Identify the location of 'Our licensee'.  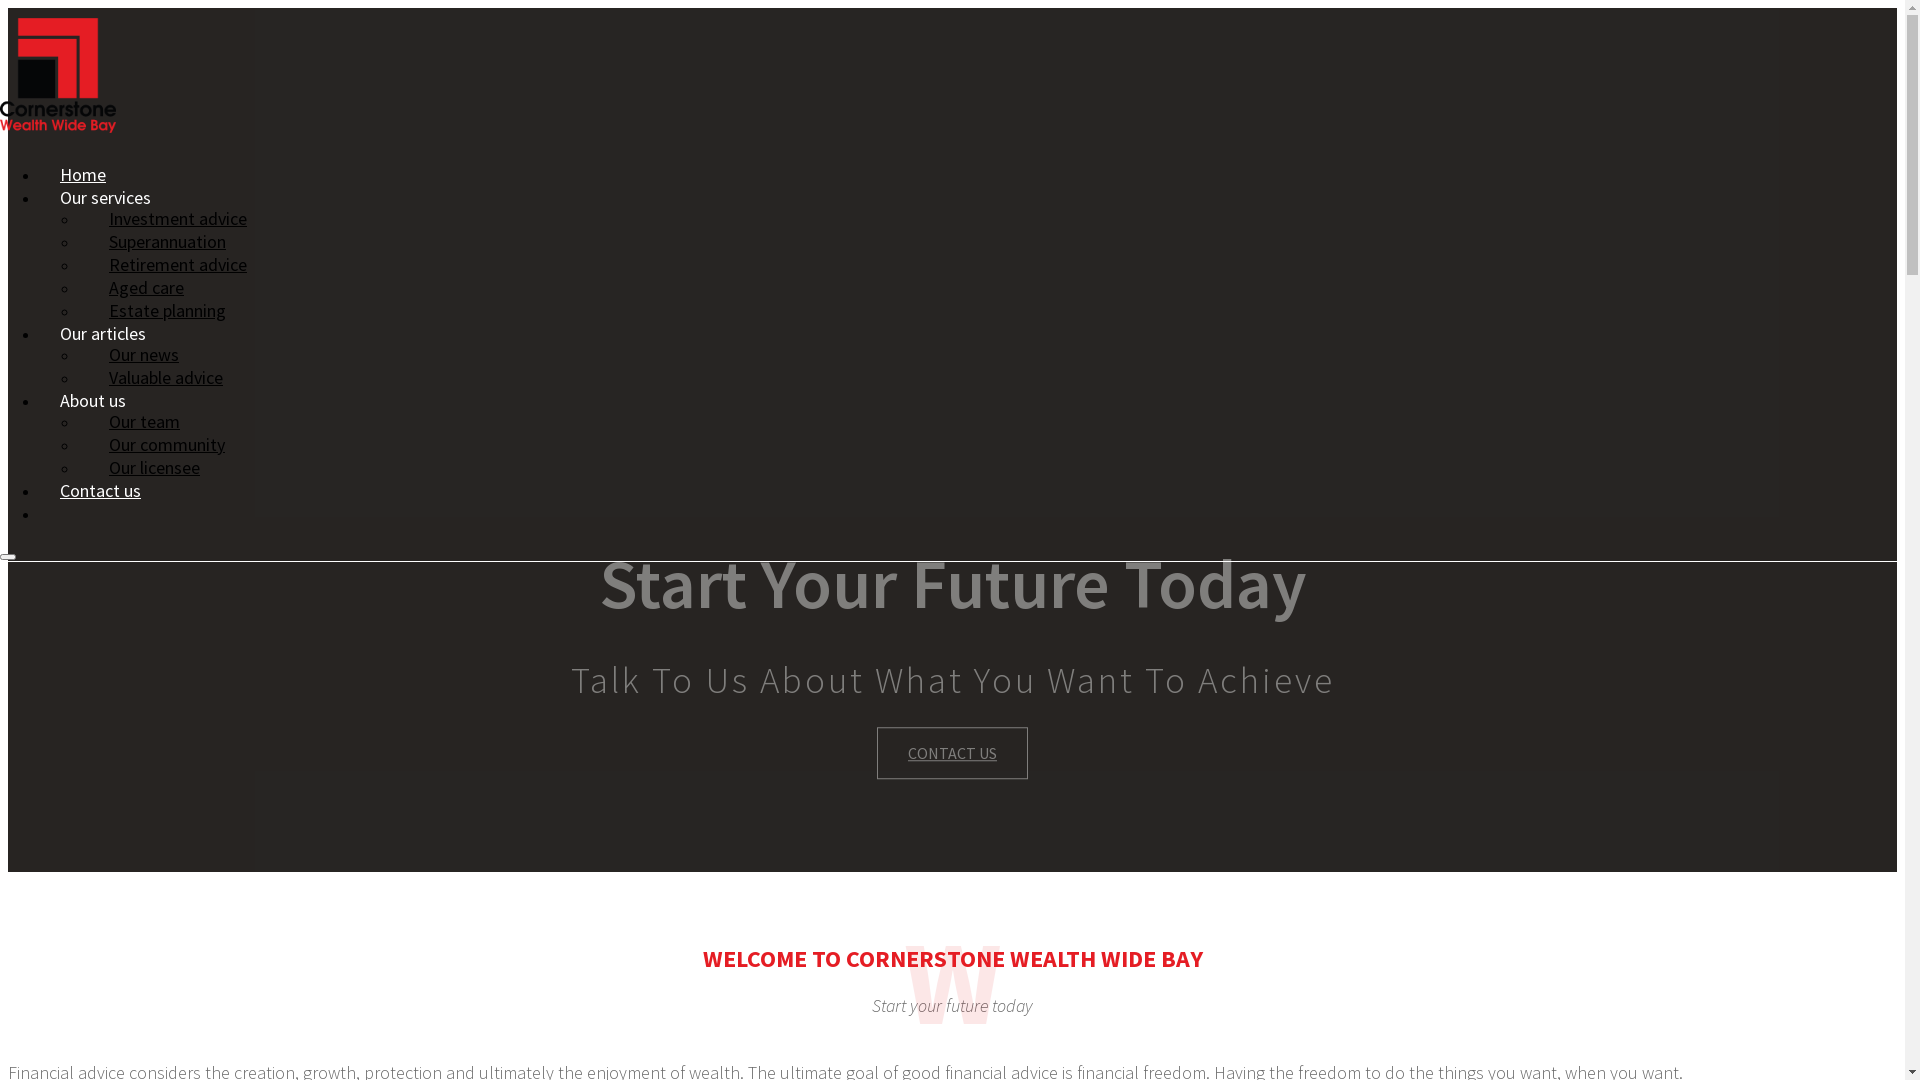
(78, 467).